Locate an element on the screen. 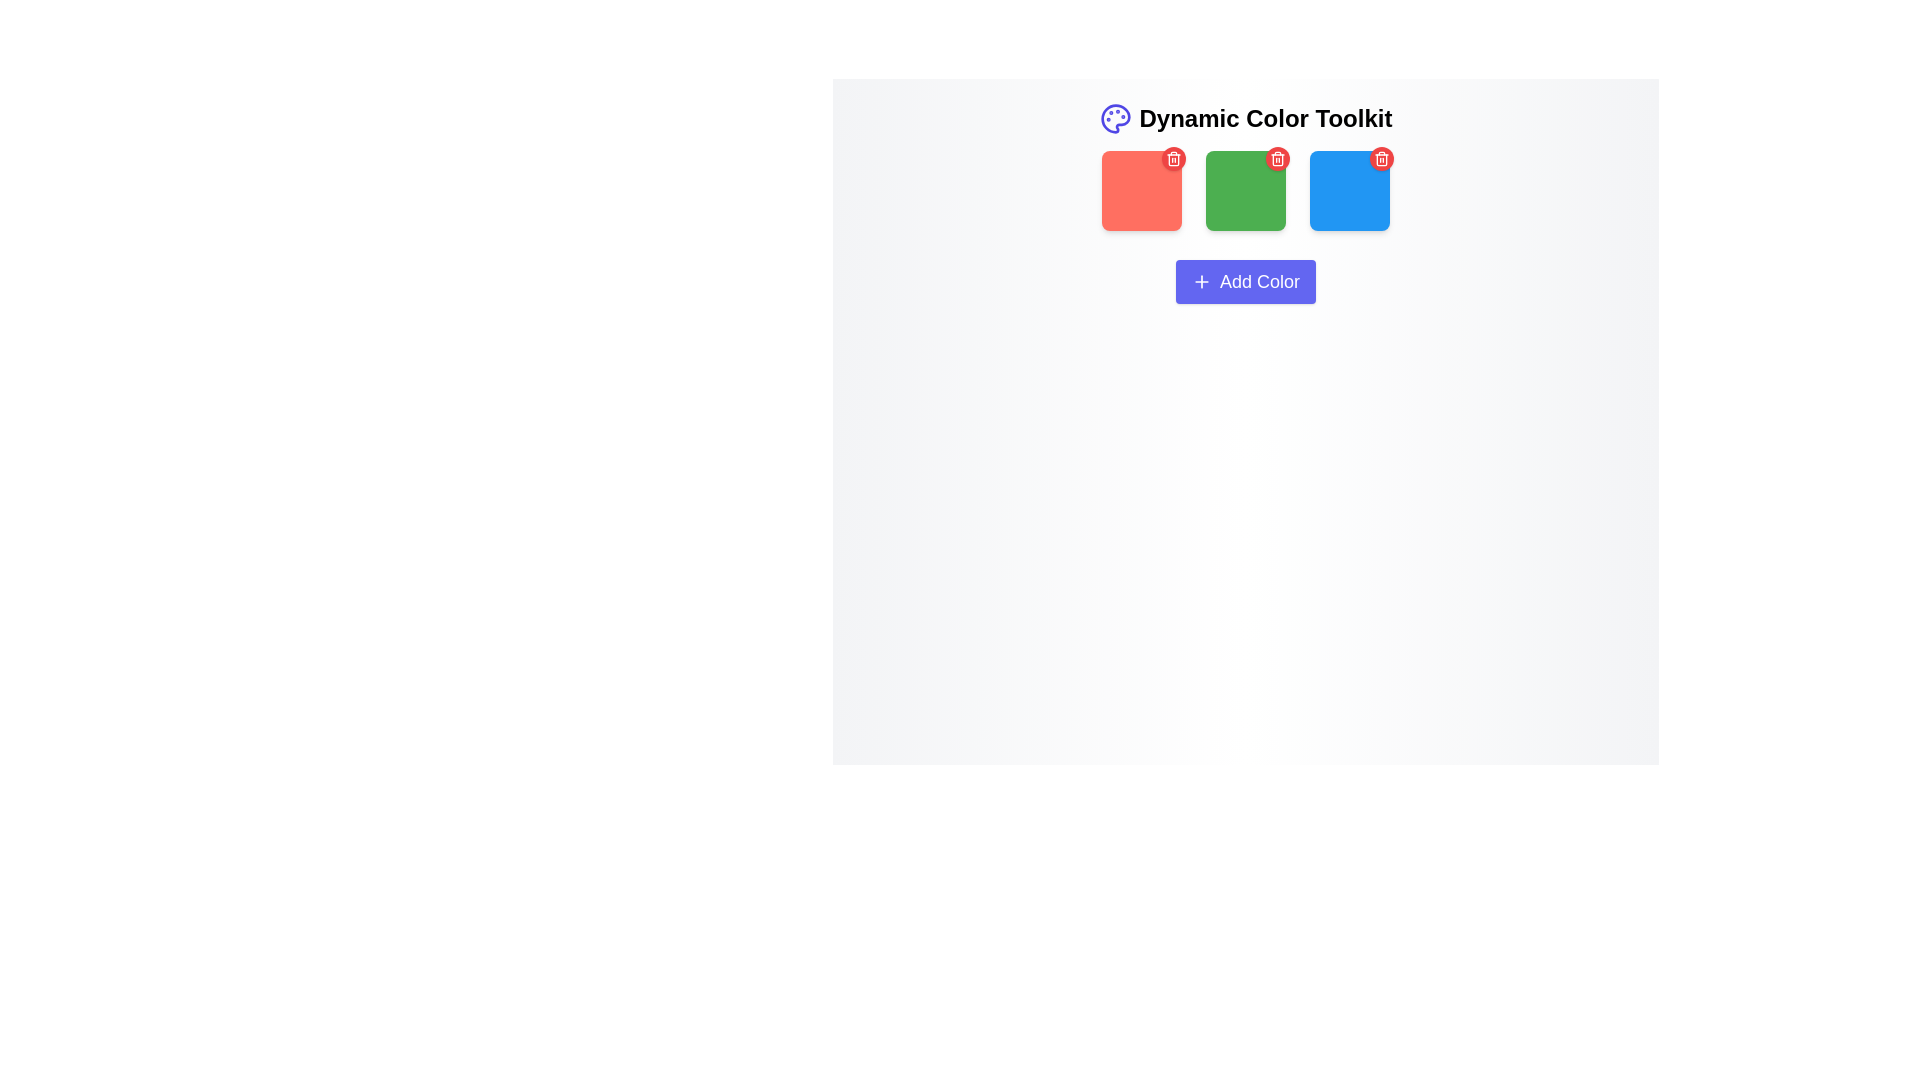 The height and width of the screenshot is (1080, 1920). the circular red button with a white trash bin icon located in the top-right corner of the green square to observe the hover effect is located at coordinates (1276, 157).